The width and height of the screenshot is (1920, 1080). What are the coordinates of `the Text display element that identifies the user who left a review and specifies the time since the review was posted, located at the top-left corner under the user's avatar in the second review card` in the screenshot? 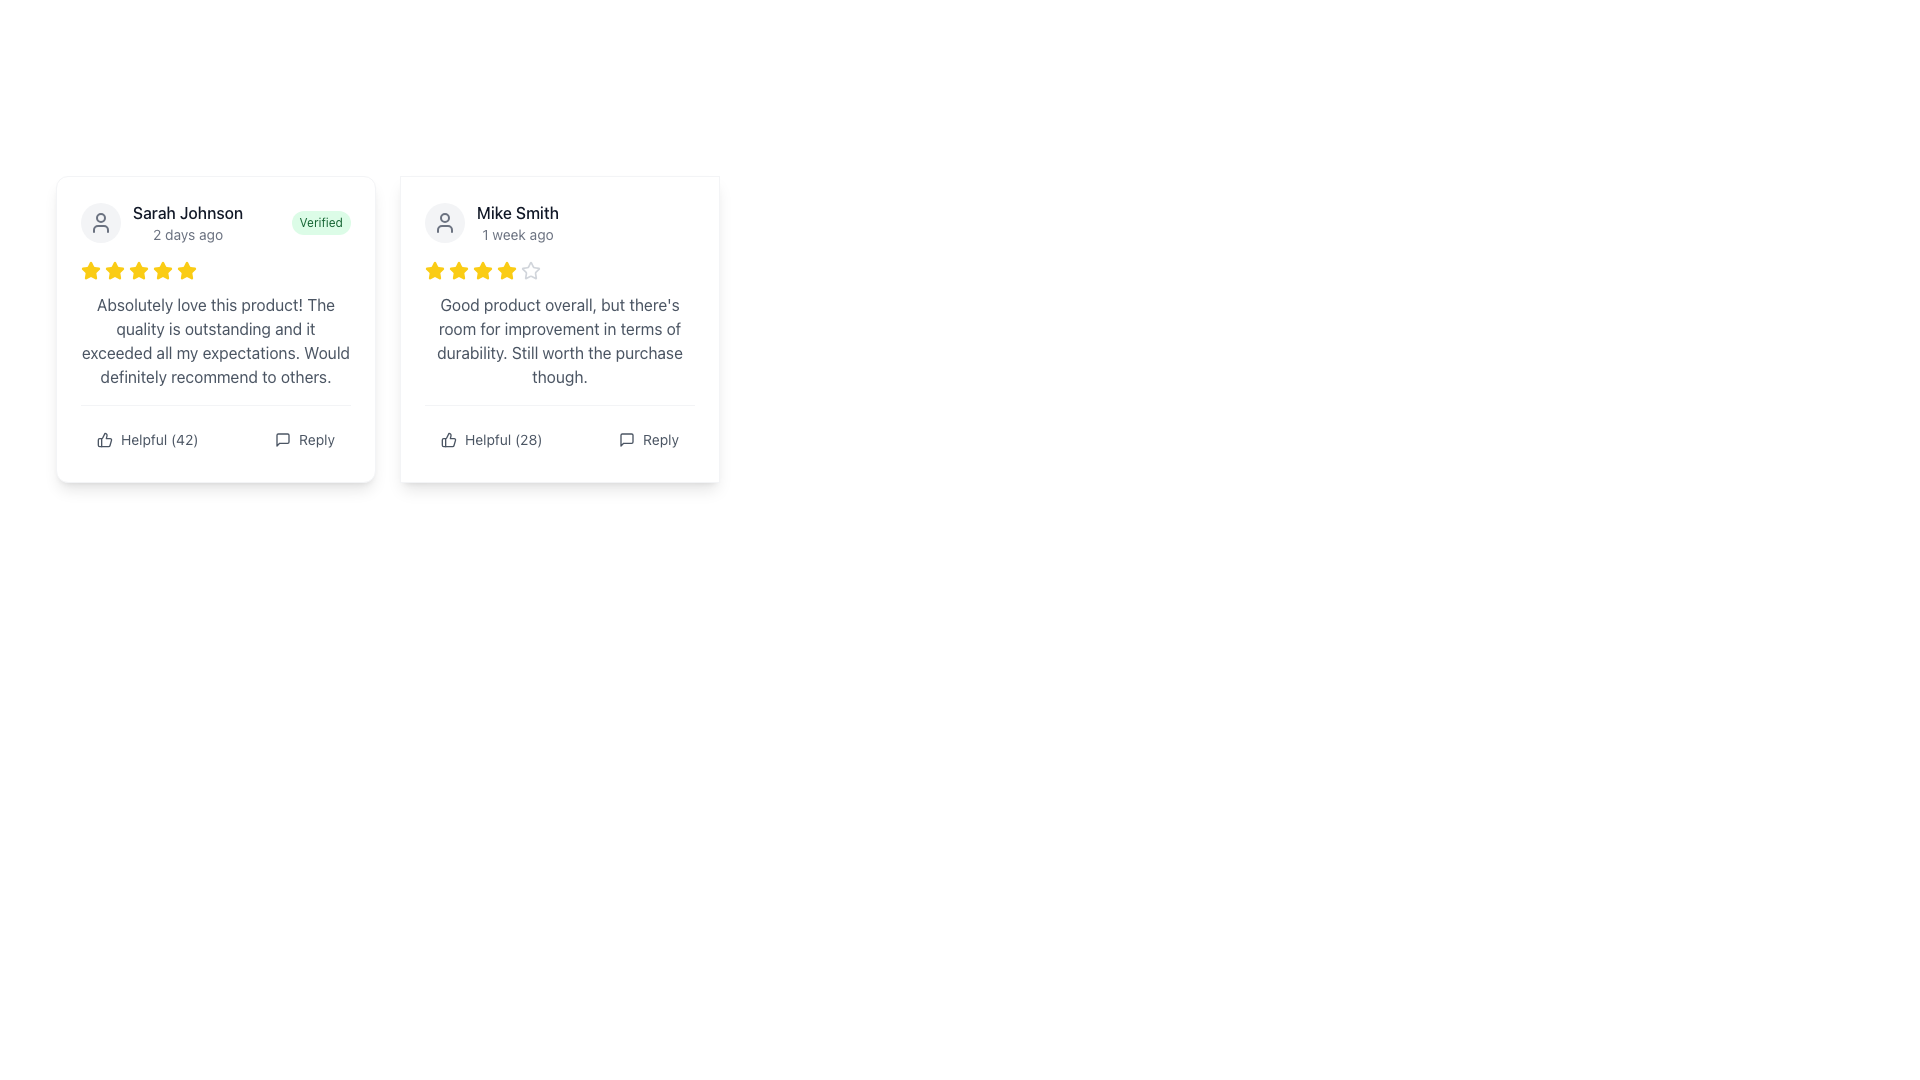 It's located at (518, 223).